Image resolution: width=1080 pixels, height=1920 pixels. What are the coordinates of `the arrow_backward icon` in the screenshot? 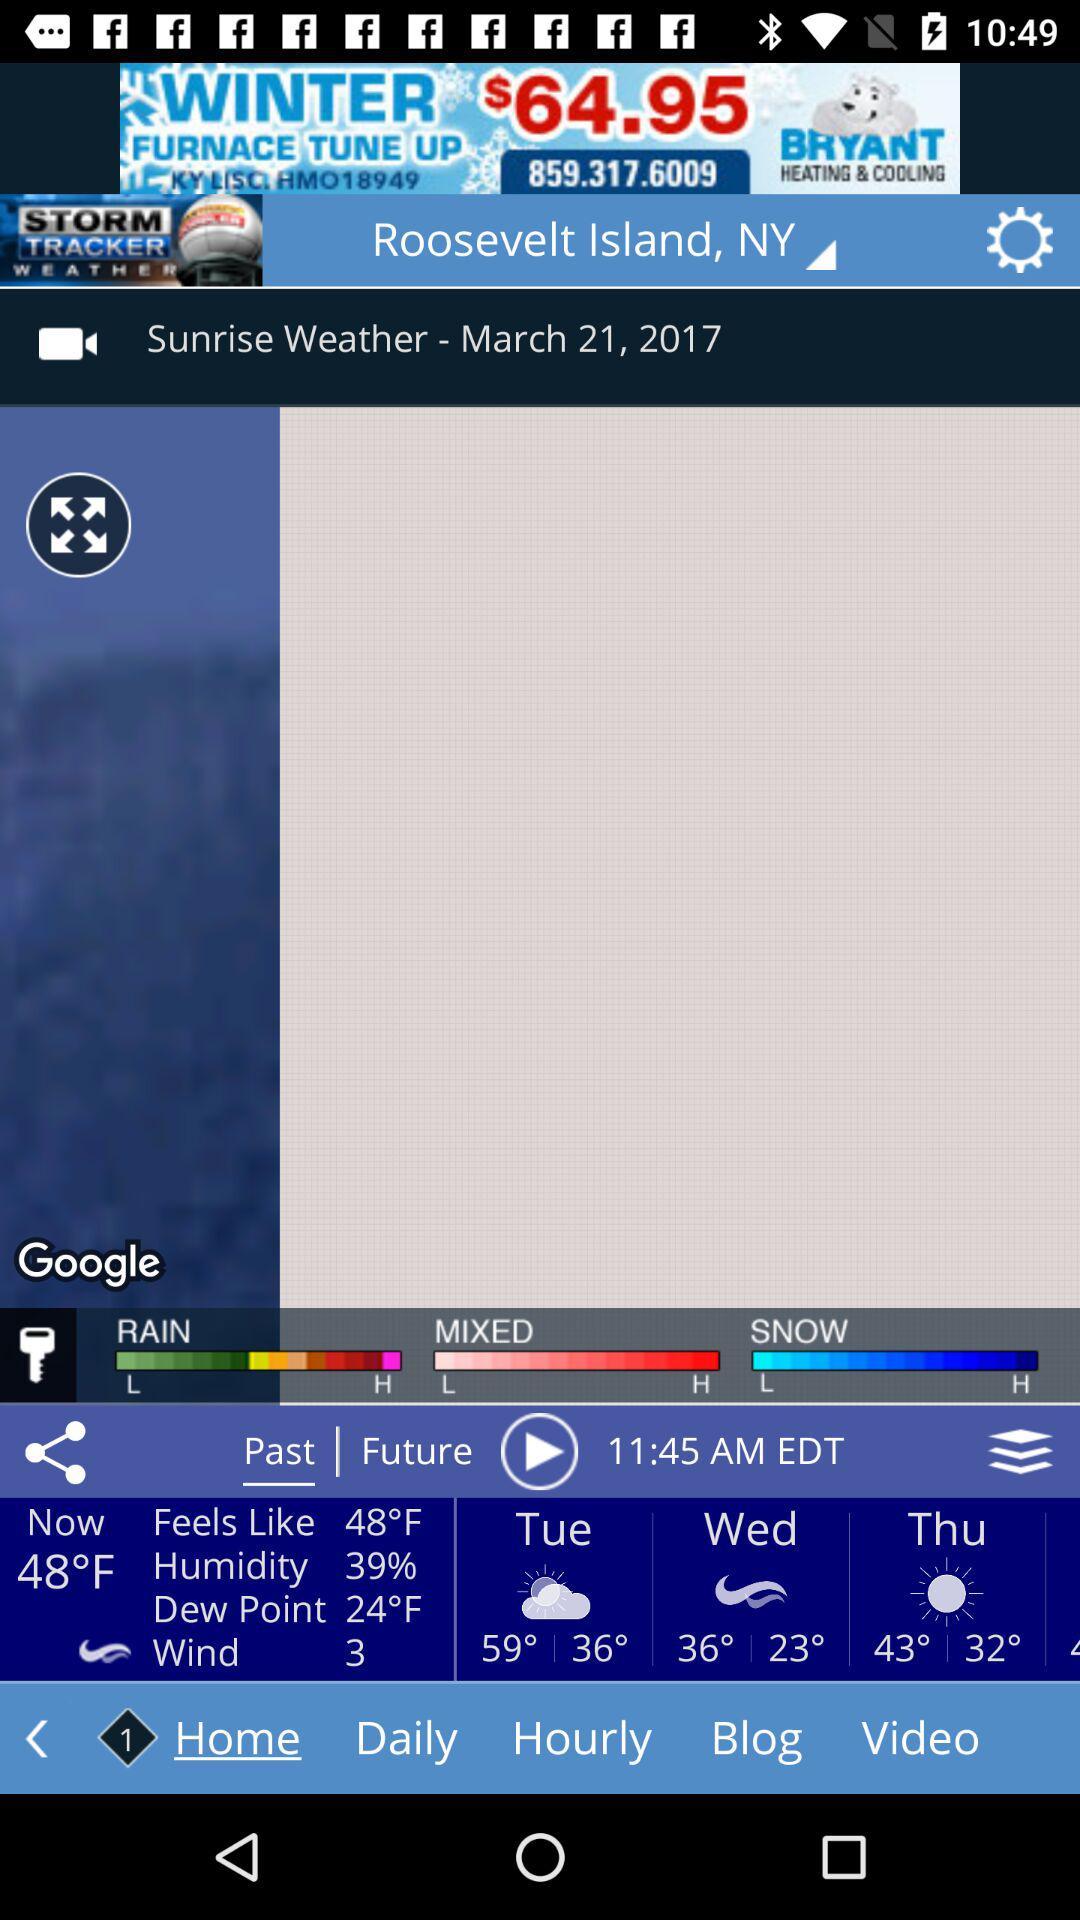 It's located at (131, 240).